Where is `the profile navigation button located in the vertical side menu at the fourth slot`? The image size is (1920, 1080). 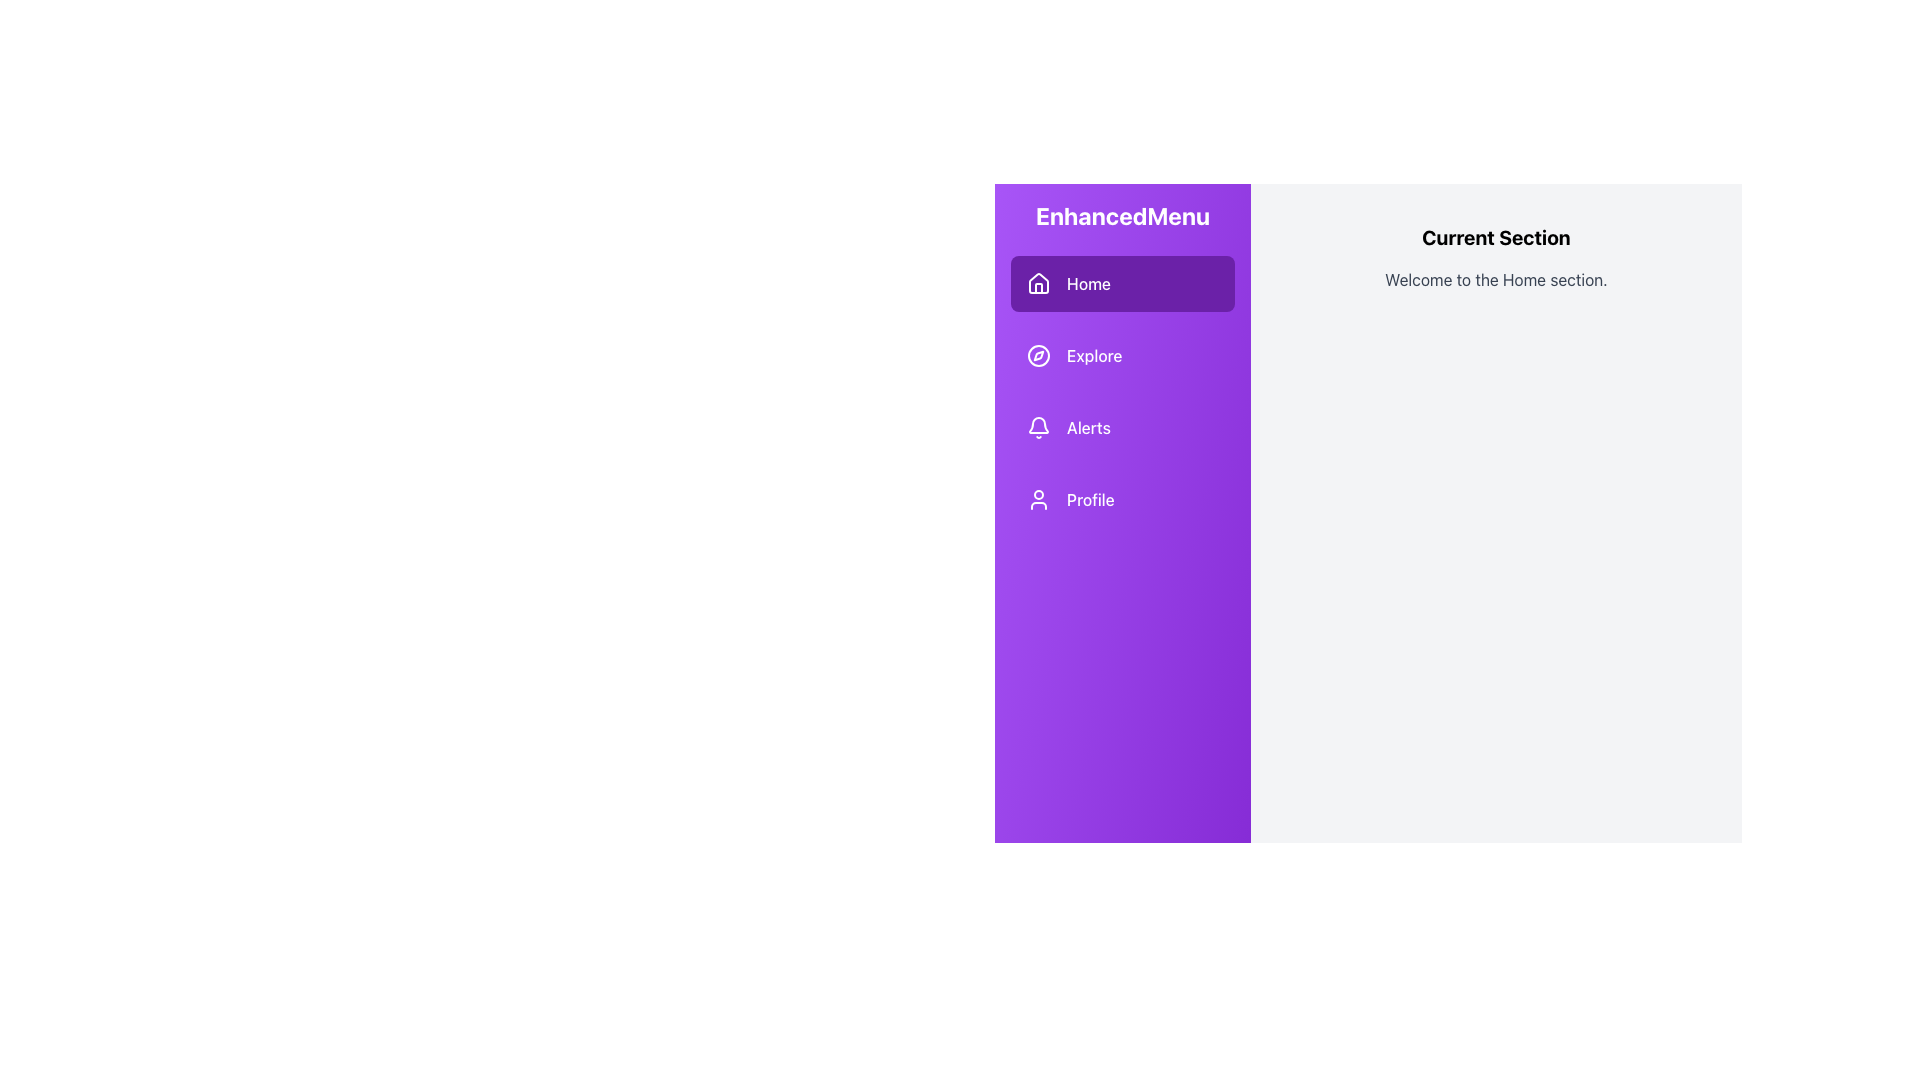
the profile navigation button located in the vertical side menu at the fourth slot is located at coordinates (1123, 499).